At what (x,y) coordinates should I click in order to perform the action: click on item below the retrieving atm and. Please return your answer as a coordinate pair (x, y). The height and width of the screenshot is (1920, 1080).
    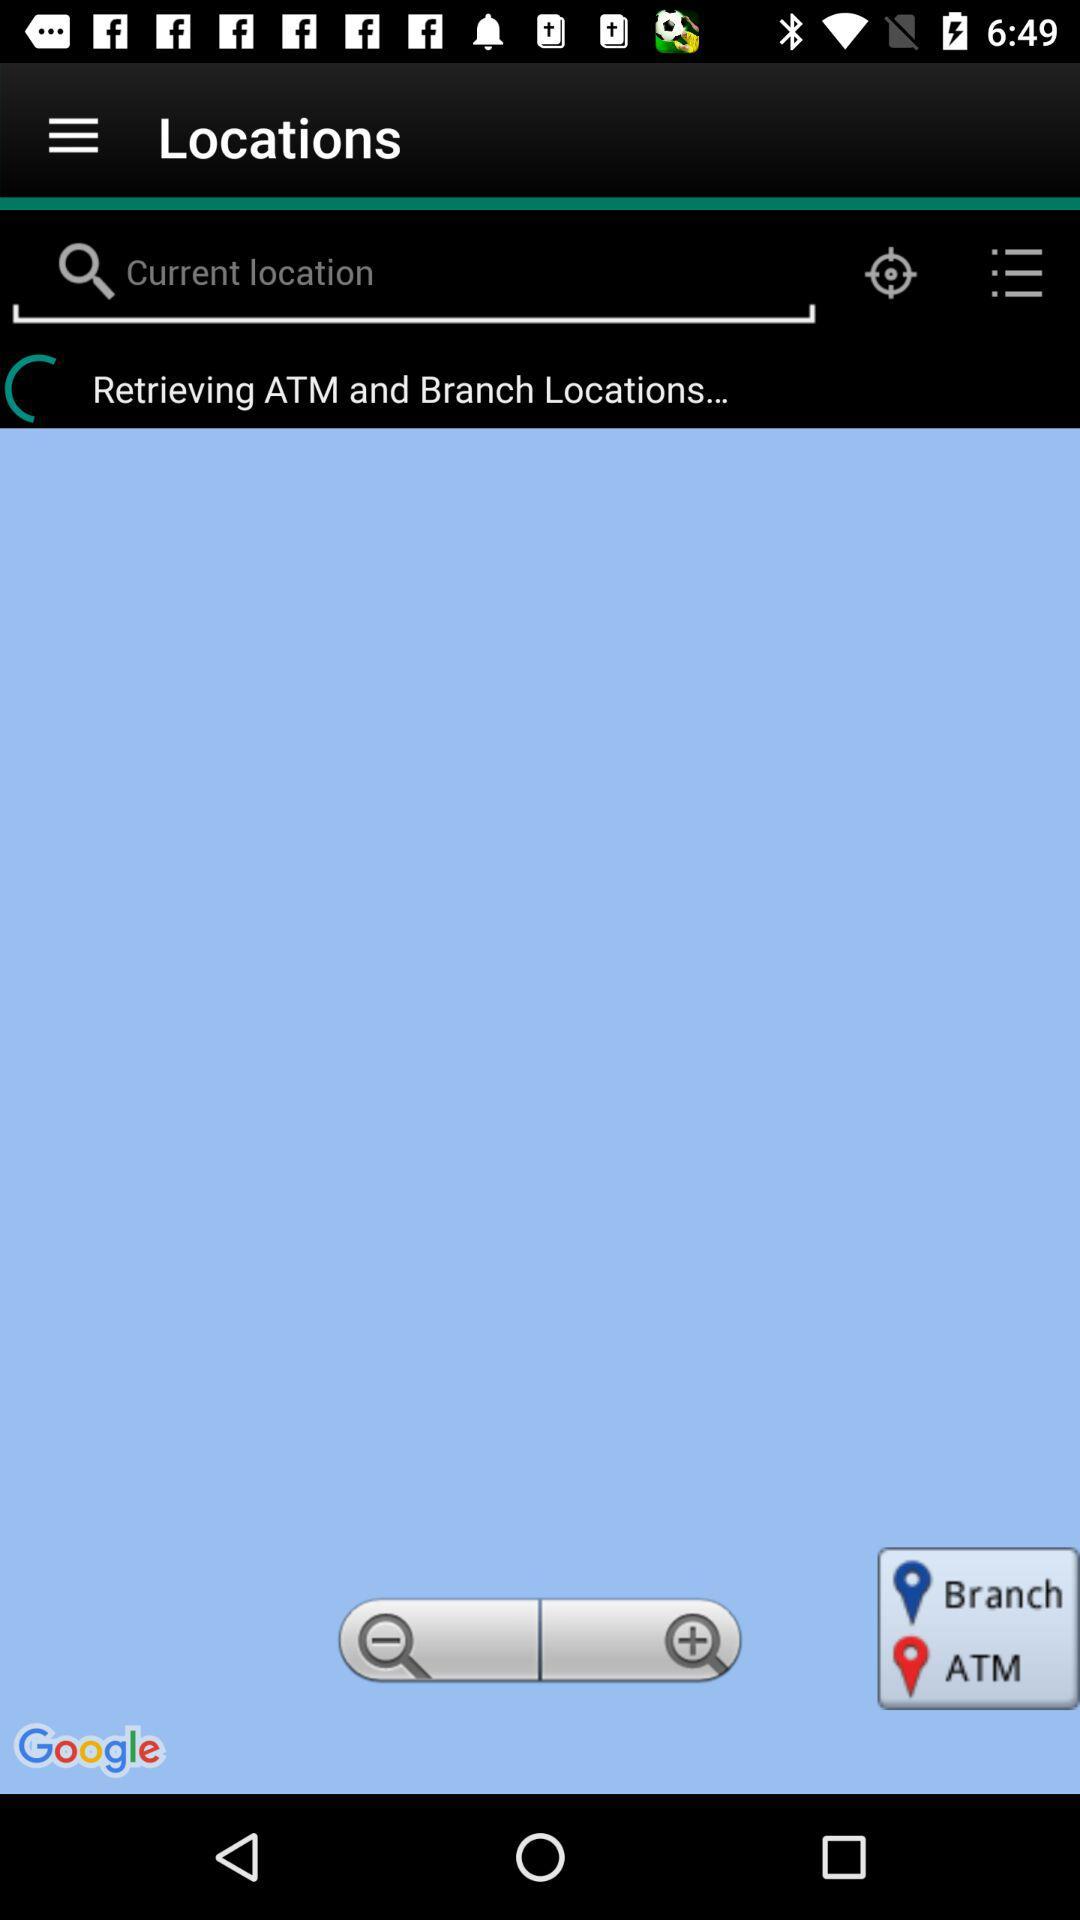
    Looking at the image, I should click on (434, 1646).